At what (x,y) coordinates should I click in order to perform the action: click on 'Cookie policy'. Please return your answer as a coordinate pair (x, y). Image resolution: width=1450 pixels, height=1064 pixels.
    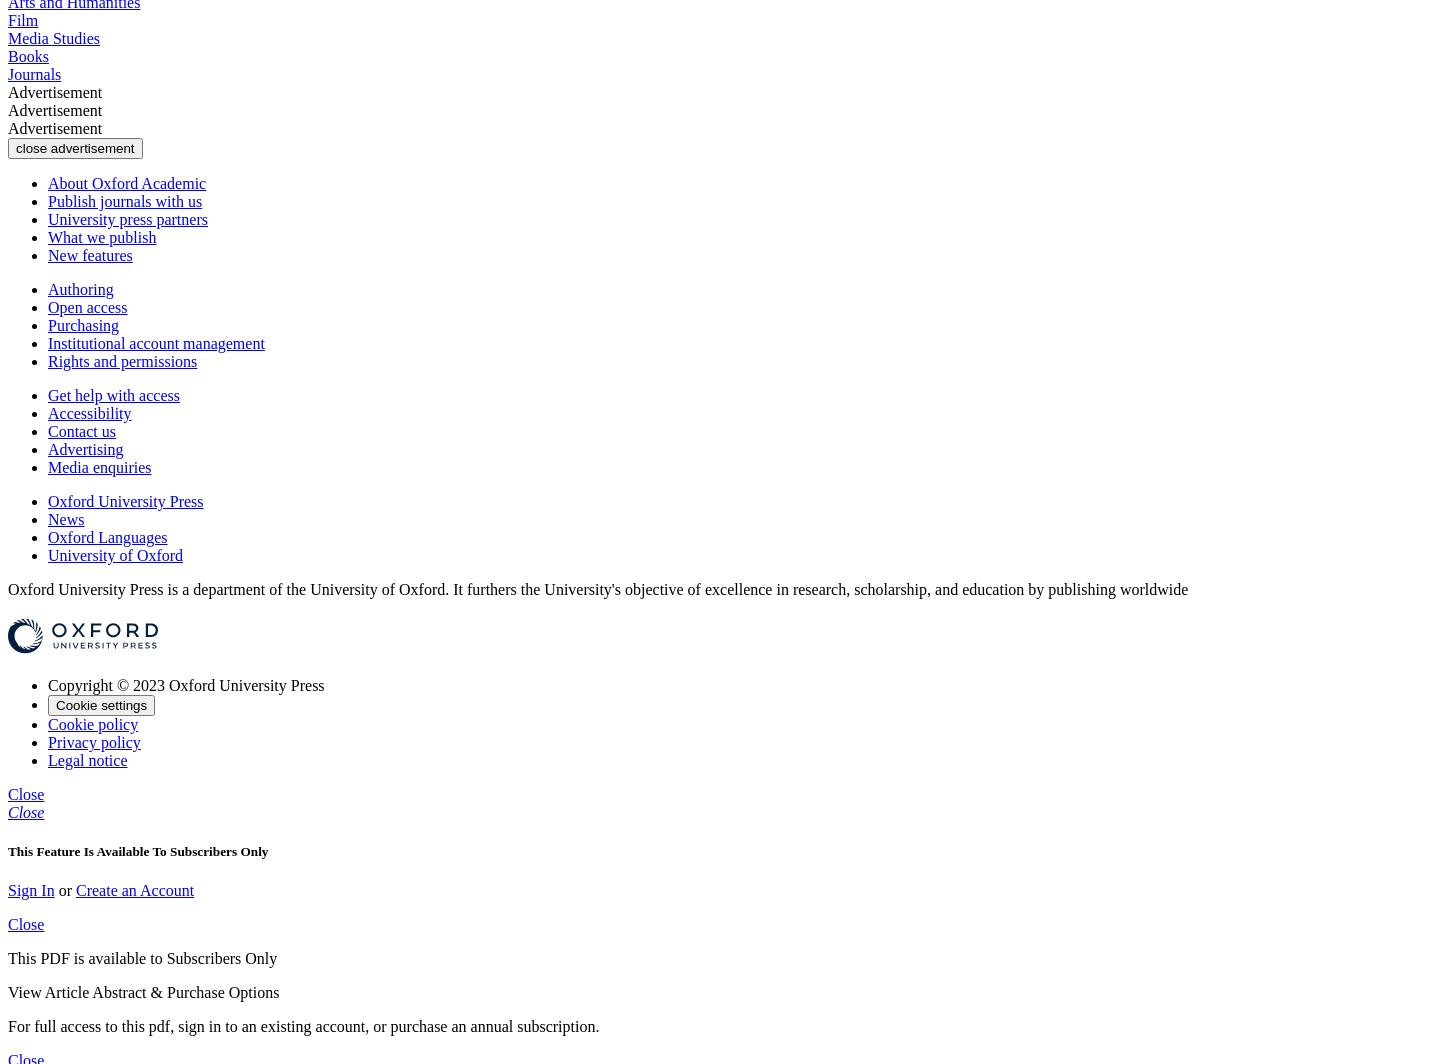
    Looking at the image, I should click on (92, 723).